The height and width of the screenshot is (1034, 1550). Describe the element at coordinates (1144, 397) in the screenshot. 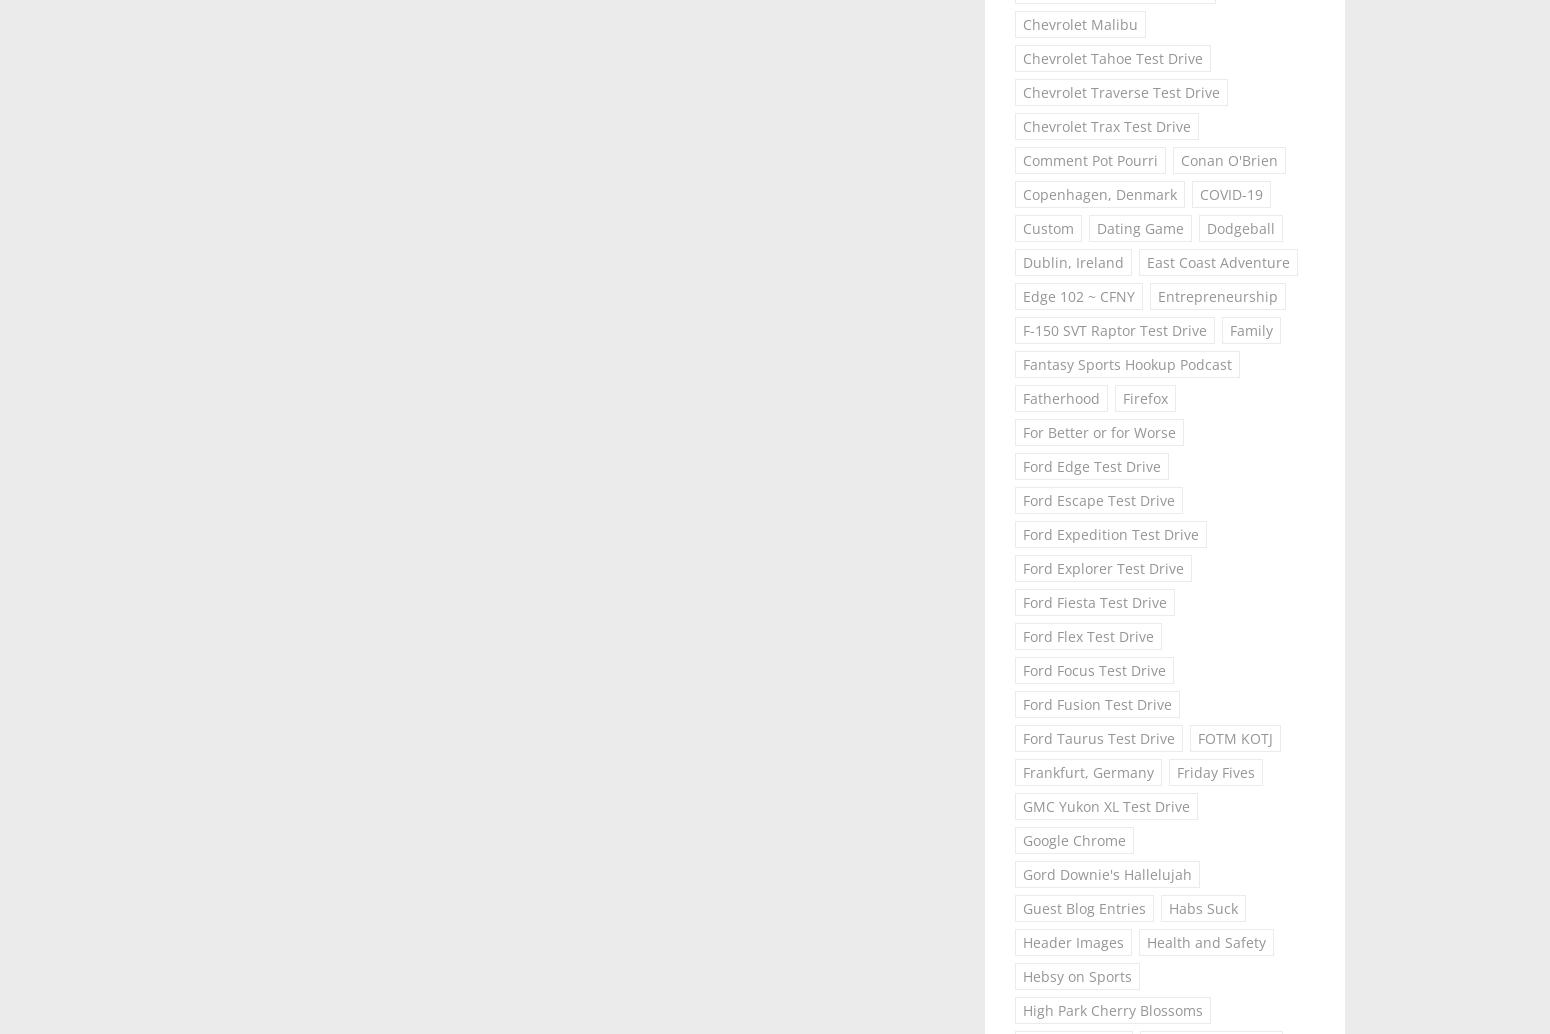

I see `'Firefox'` at that location.